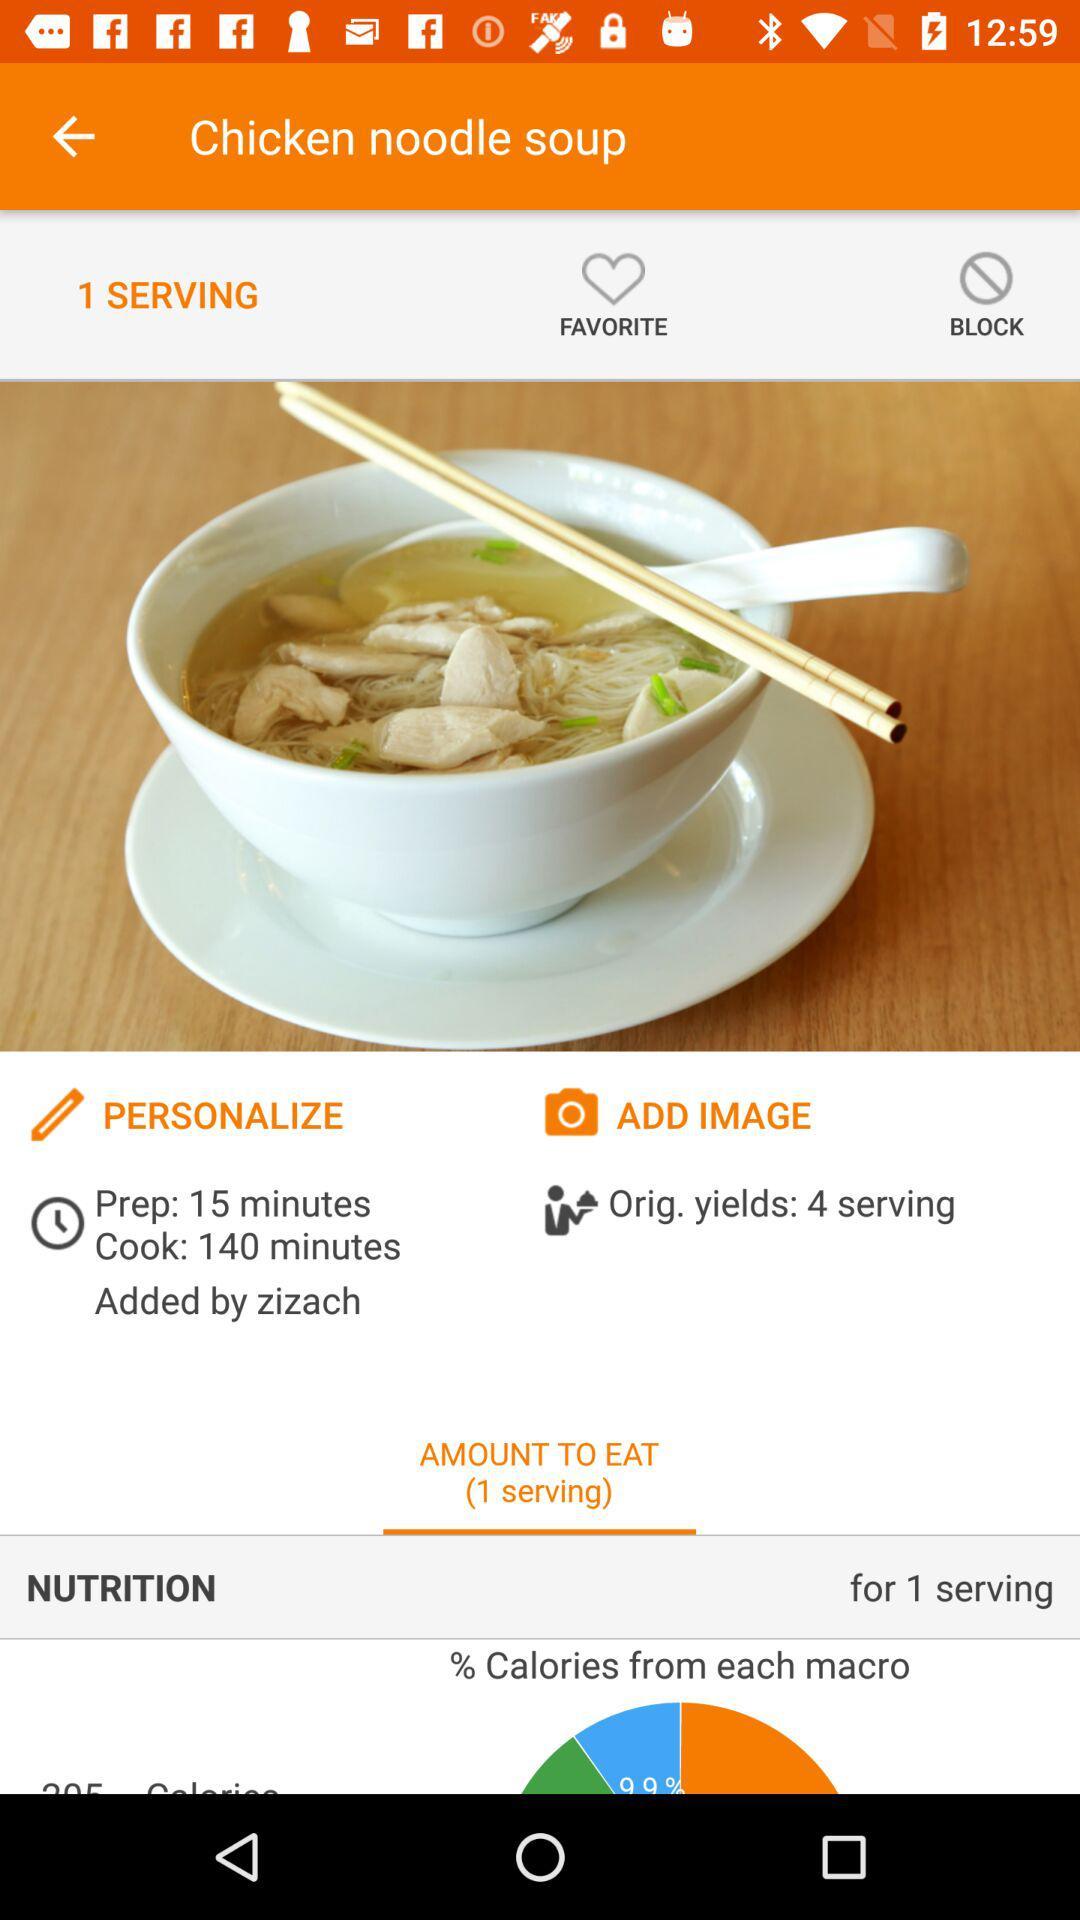  Describe the element at coordinates (985, 293) in the screenshot. I see `the block icon` at that location.